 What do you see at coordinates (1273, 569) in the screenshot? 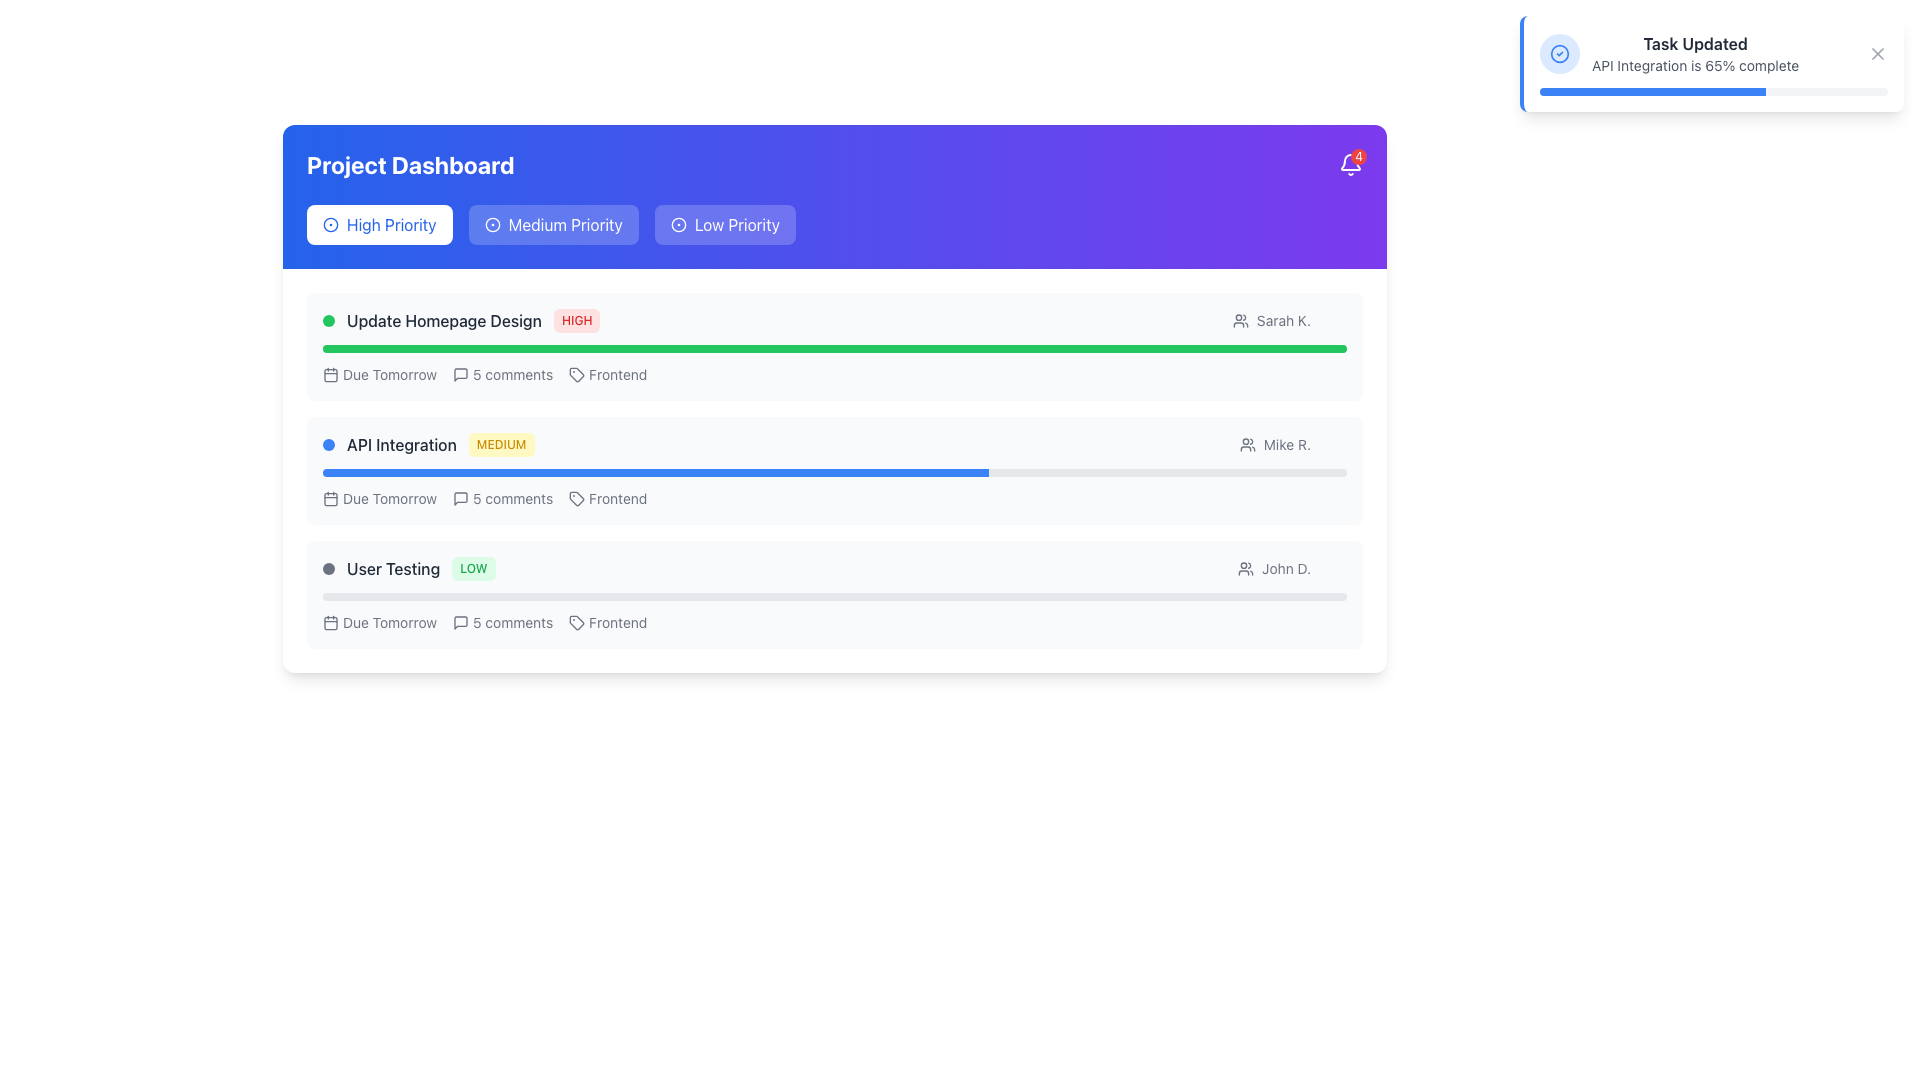
I see `the label displaying 'John D.' with an associated user icon, located in the lower part of a user card under 'User Testing'` at bounding box center [1273, 569].